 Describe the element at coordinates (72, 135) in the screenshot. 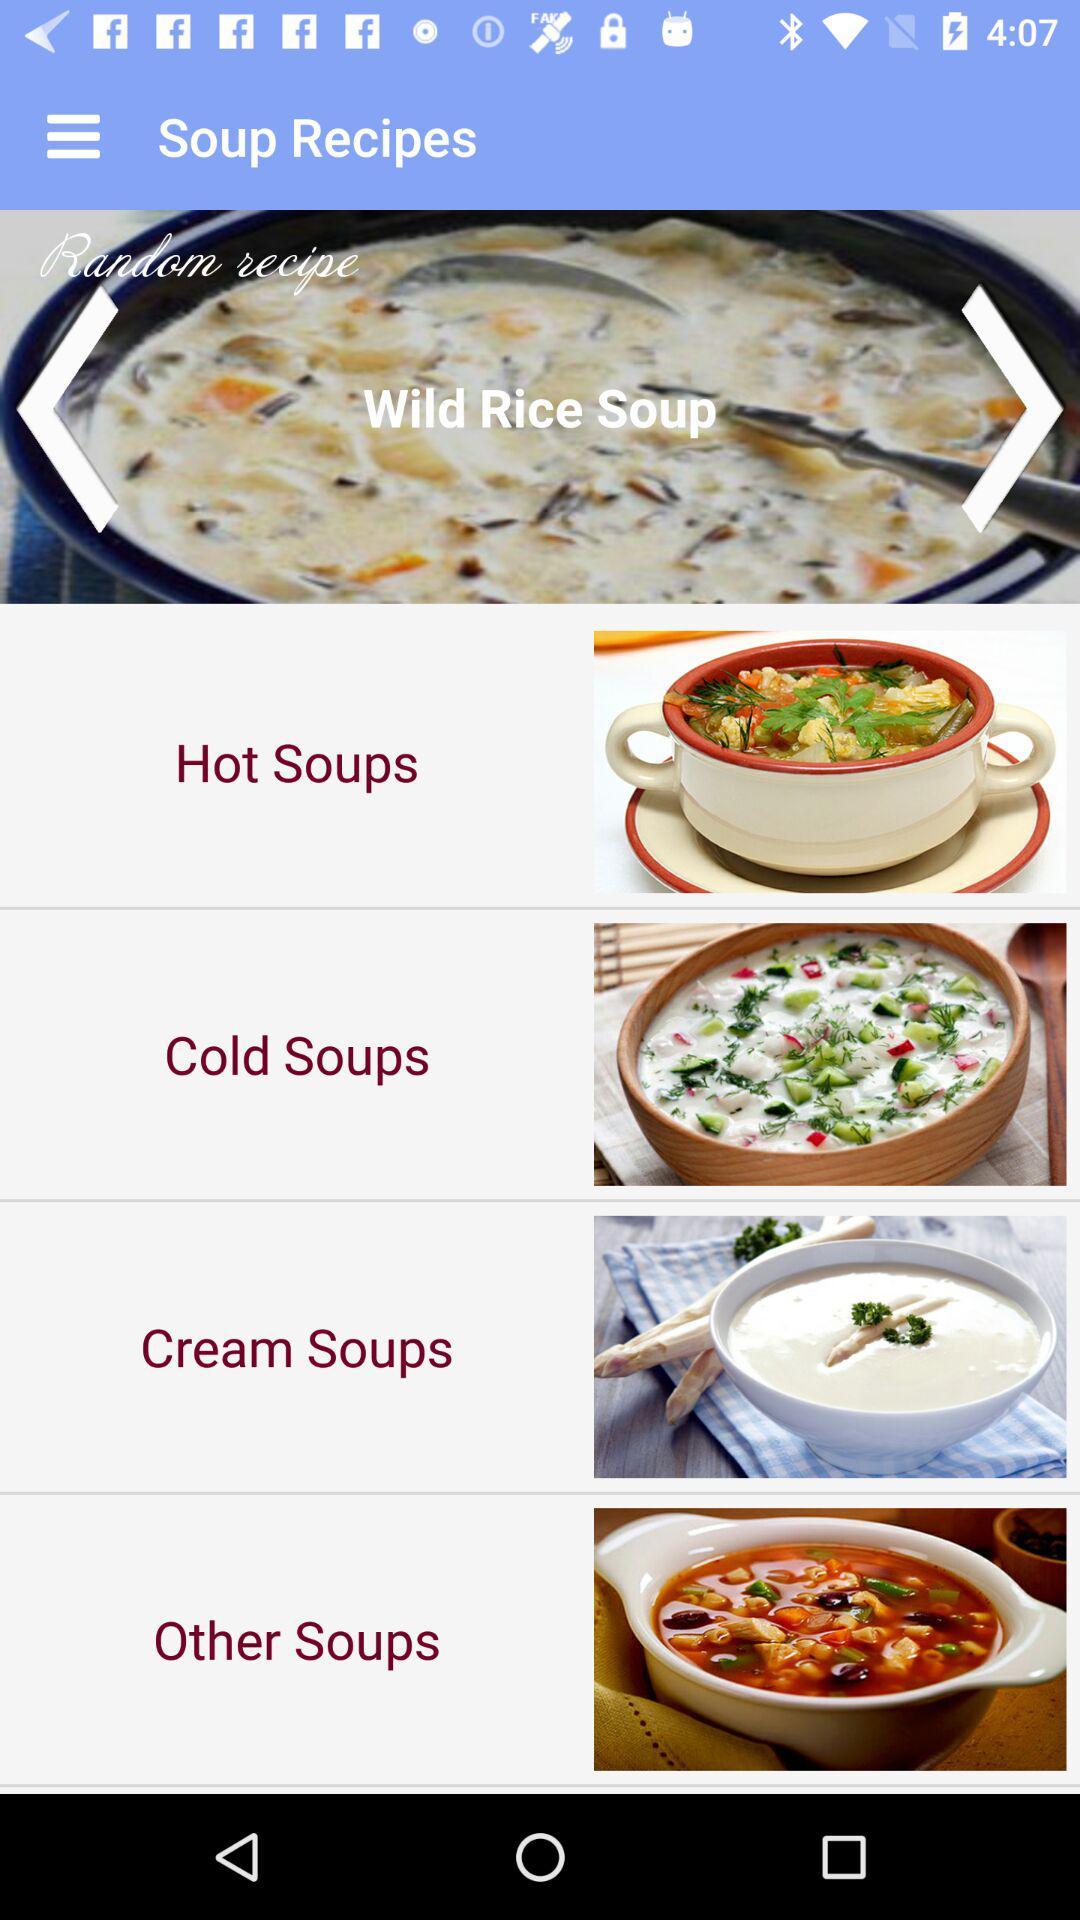

I see `the app next to soup recipes app` at that location.